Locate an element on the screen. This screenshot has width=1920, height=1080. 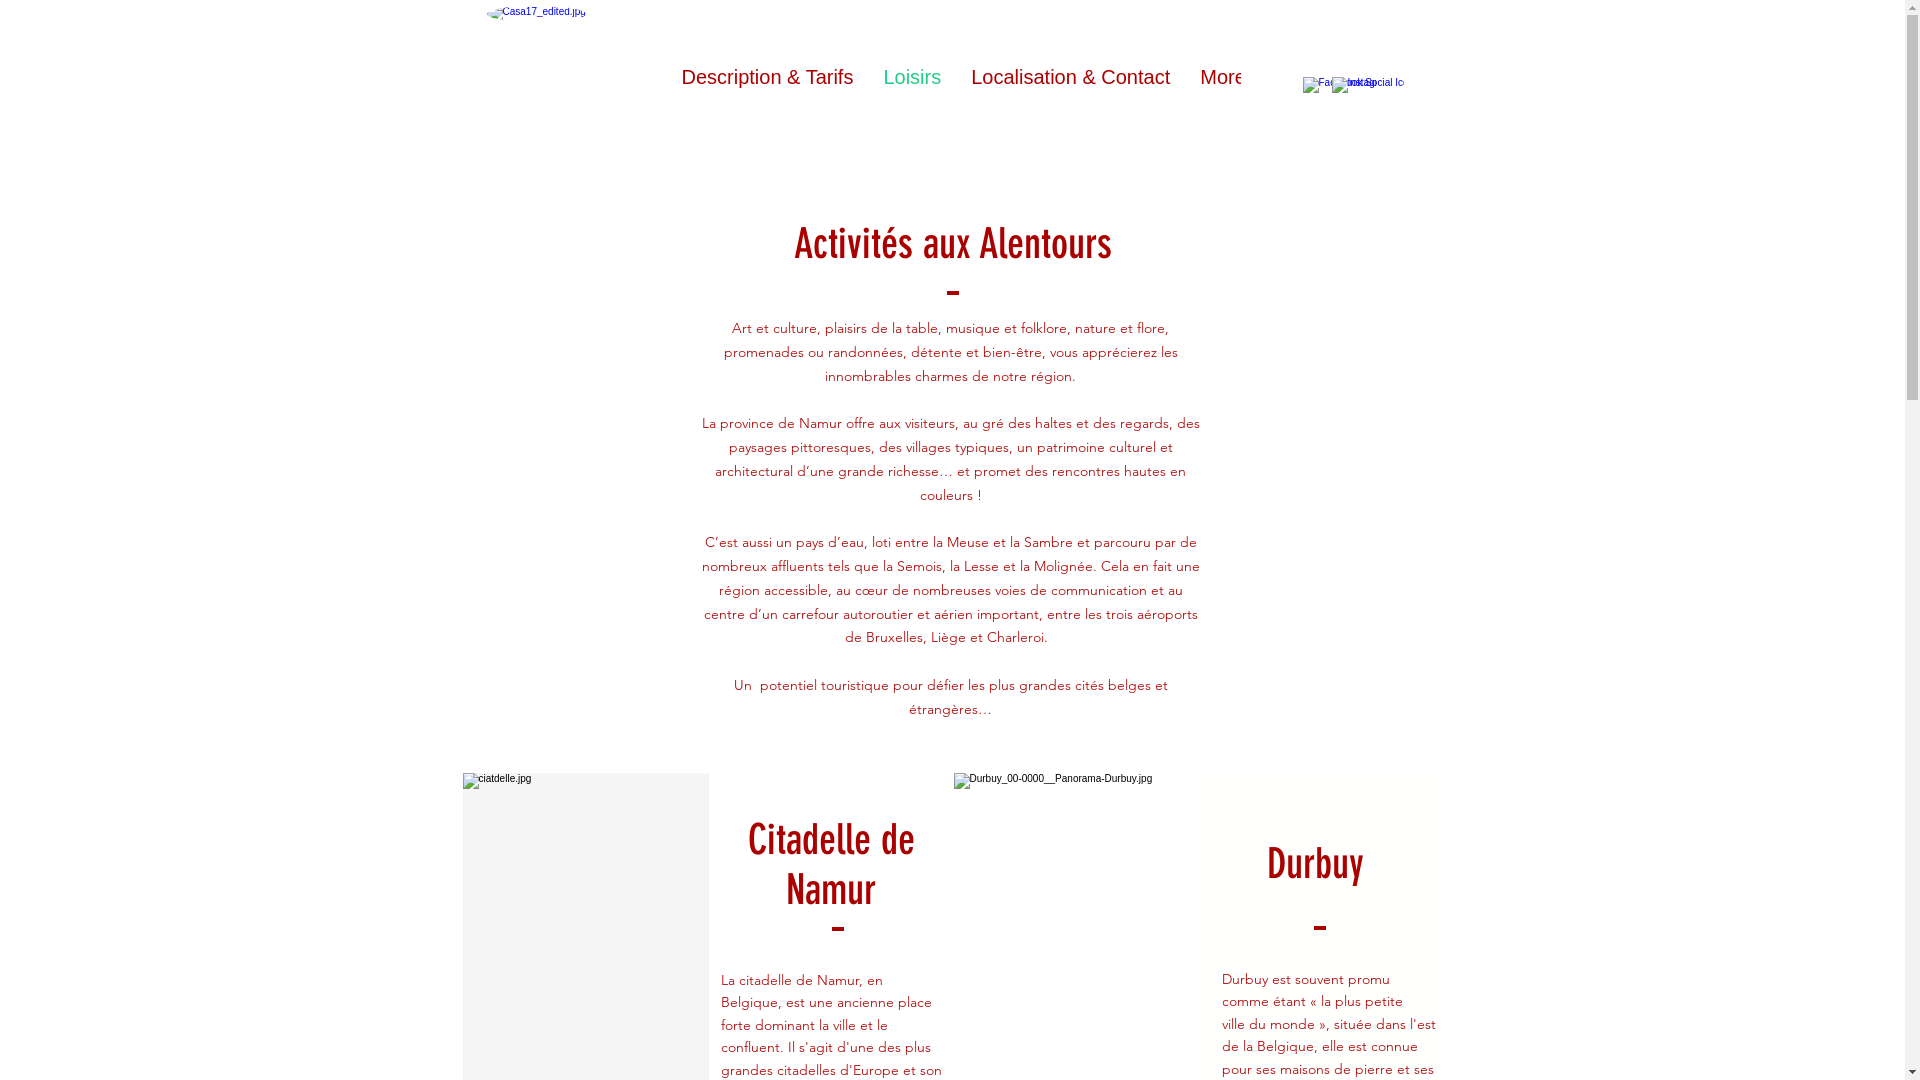
'Description & Tarifs' is located at coordinates (766, 87).